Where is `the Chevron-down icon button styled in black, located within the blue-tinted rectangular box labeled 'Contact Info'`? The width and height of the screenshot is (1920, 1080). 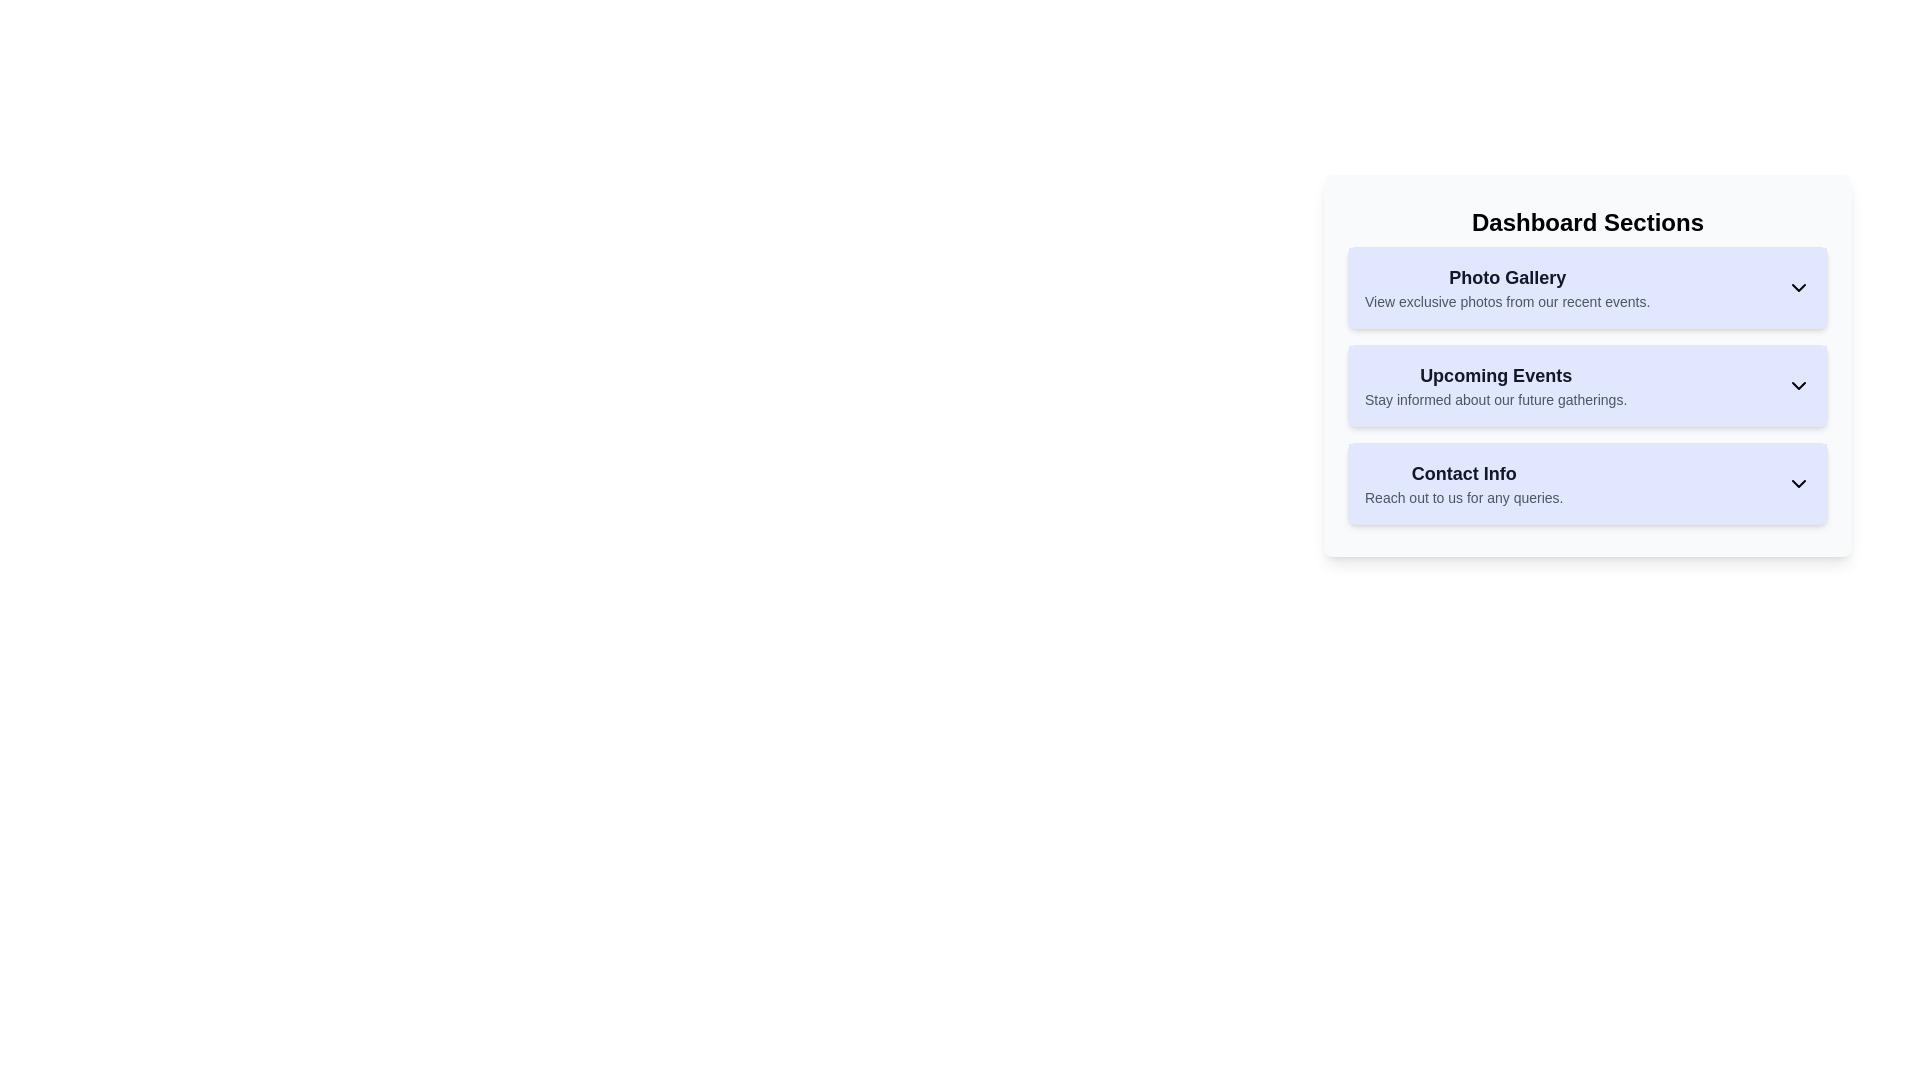
the Chevron-down icon button styled in black, located within the blue-tinted rectangular box labeled 'Contact Info' is located at coordinates (1799, 483).